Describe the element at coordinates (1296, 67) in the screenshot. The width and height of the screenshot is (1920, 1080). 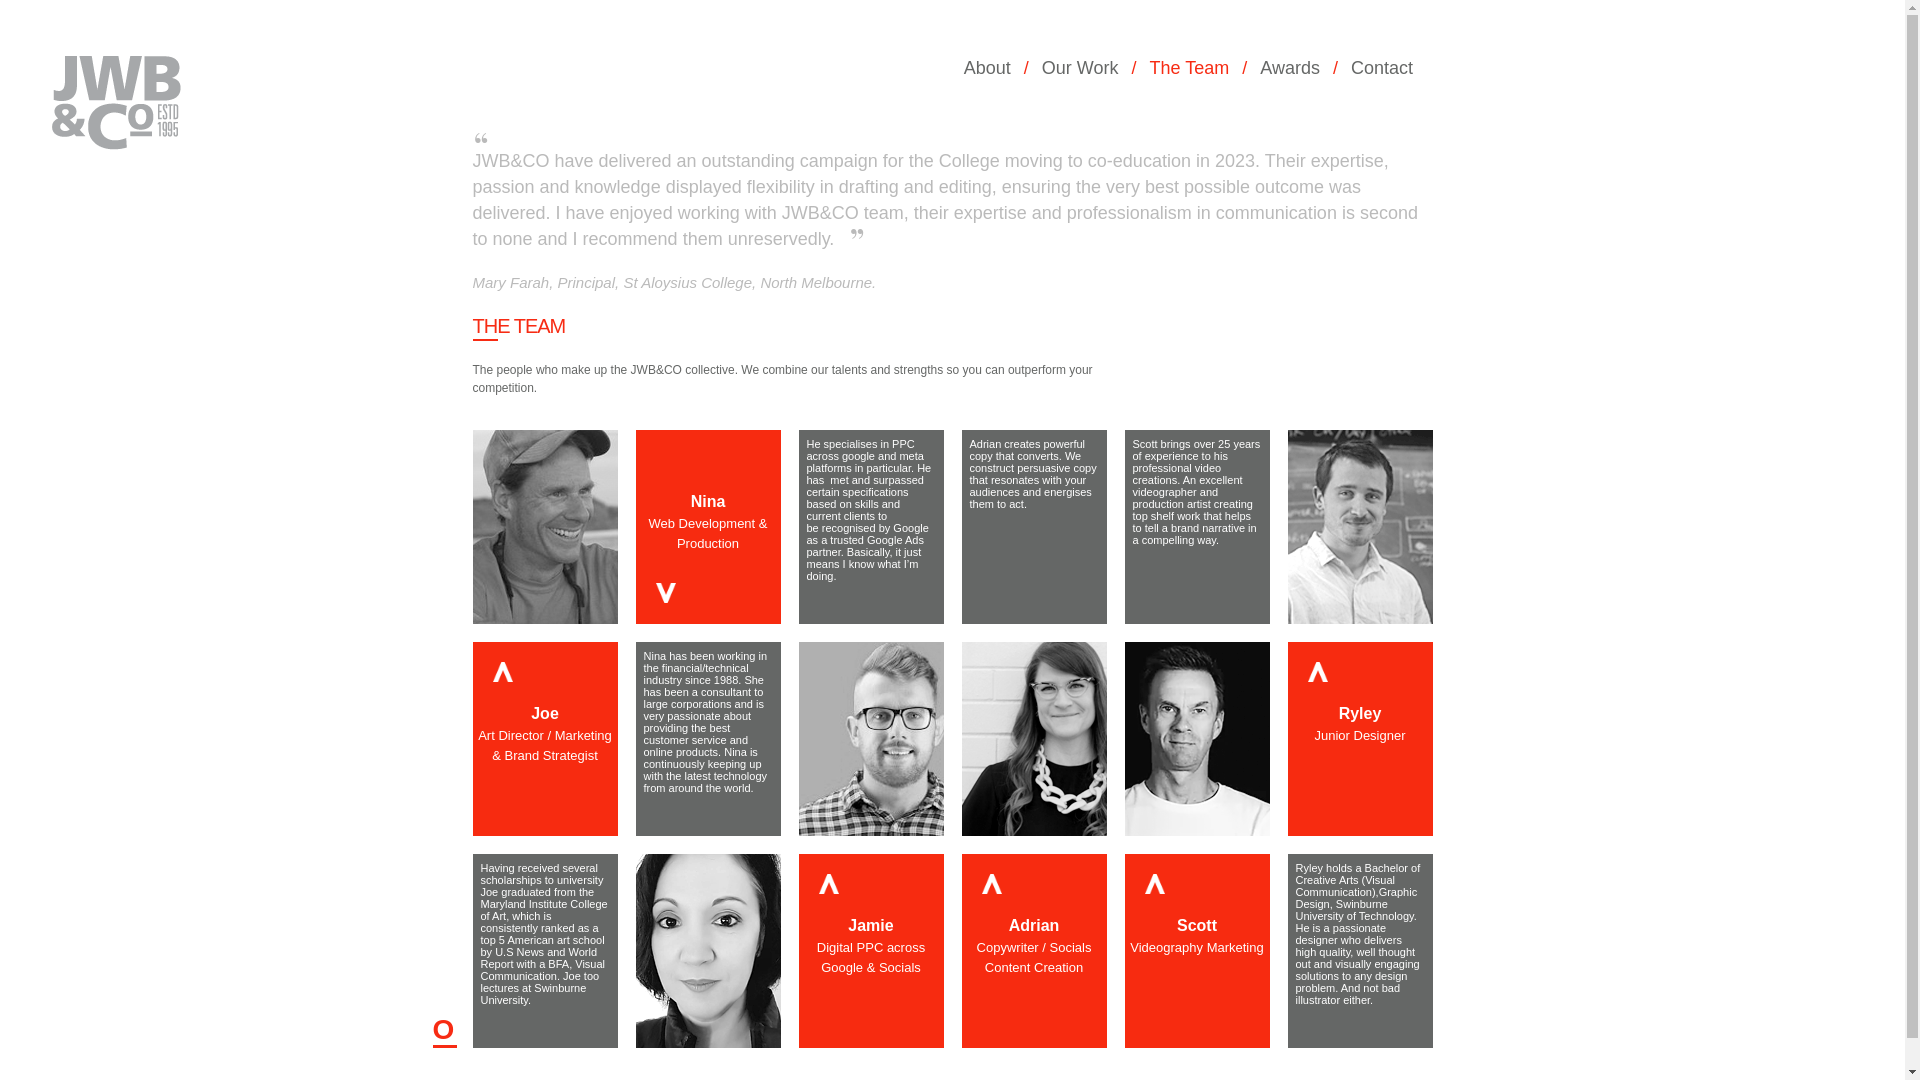
I see `'Awards'` at that location.